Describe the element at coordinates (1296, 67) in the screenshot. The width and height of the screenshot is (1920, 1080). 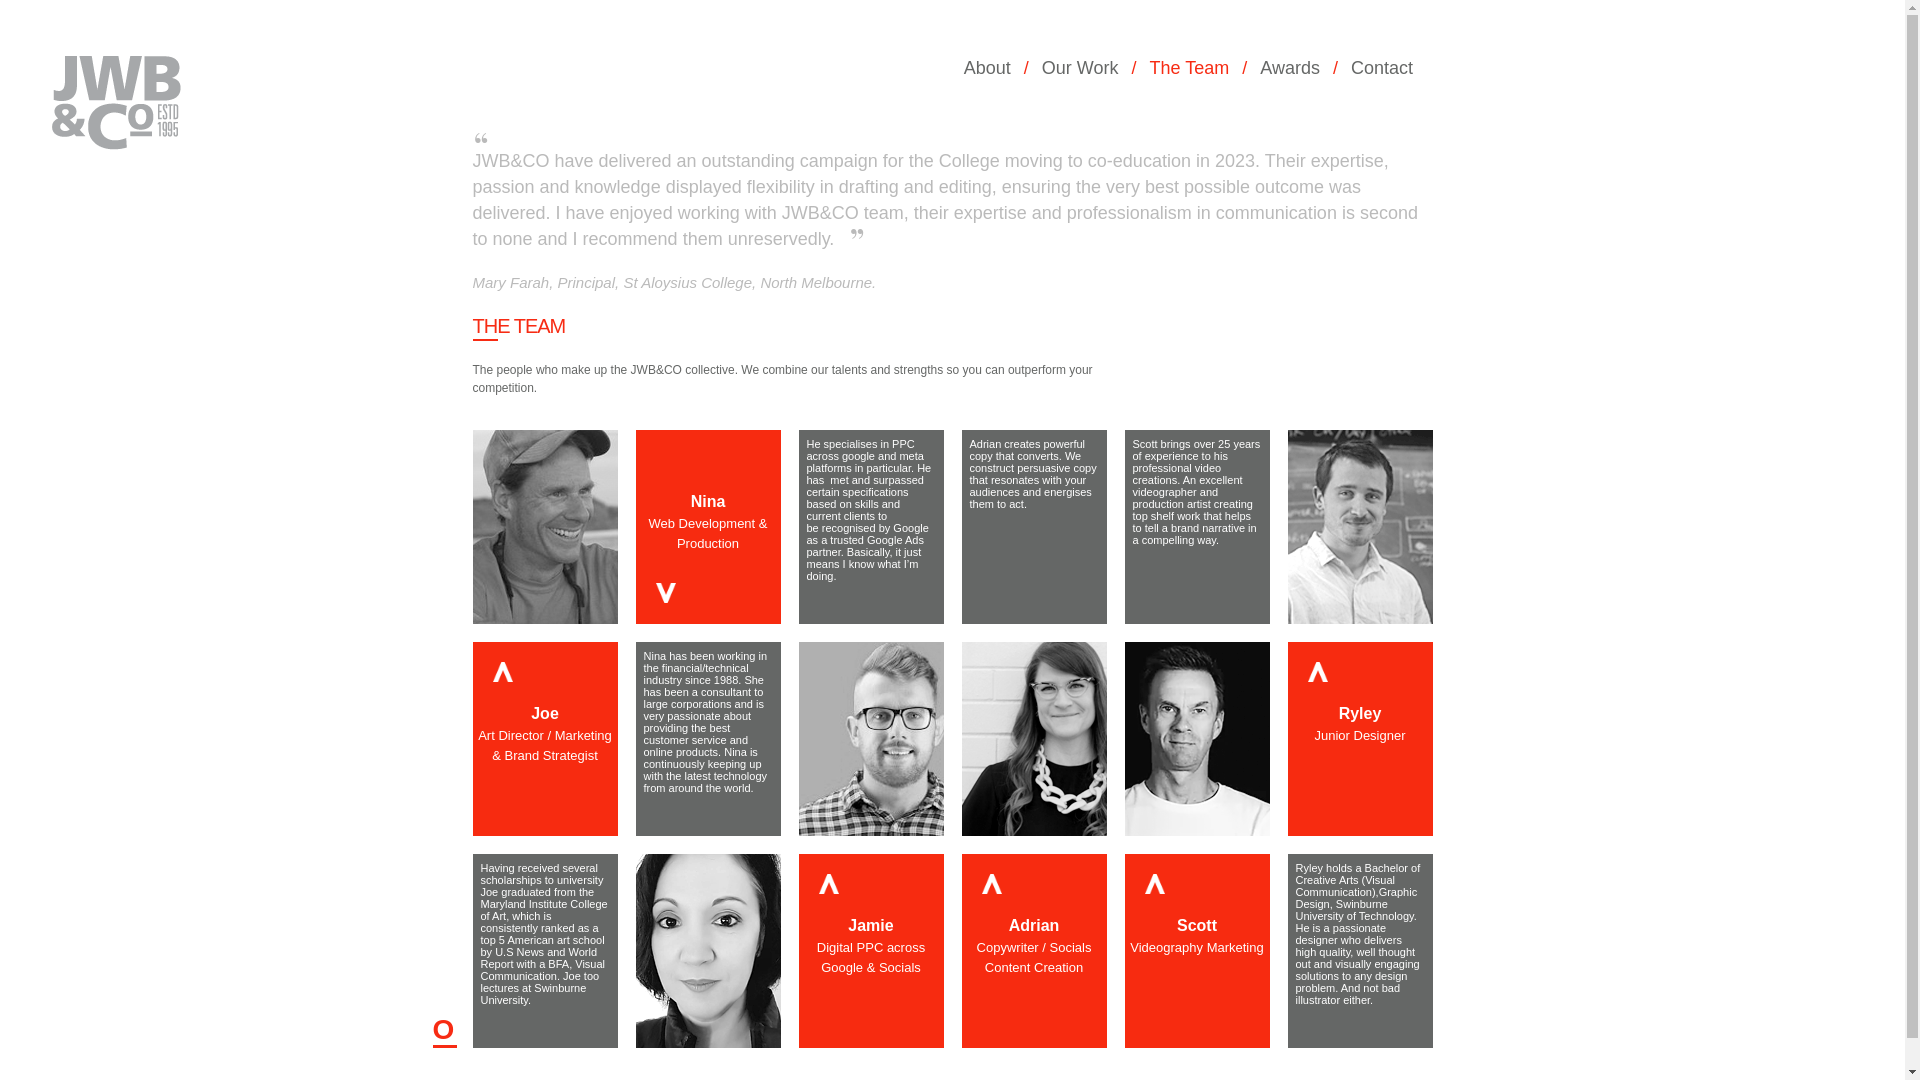
I see `'Awards'` at that location.